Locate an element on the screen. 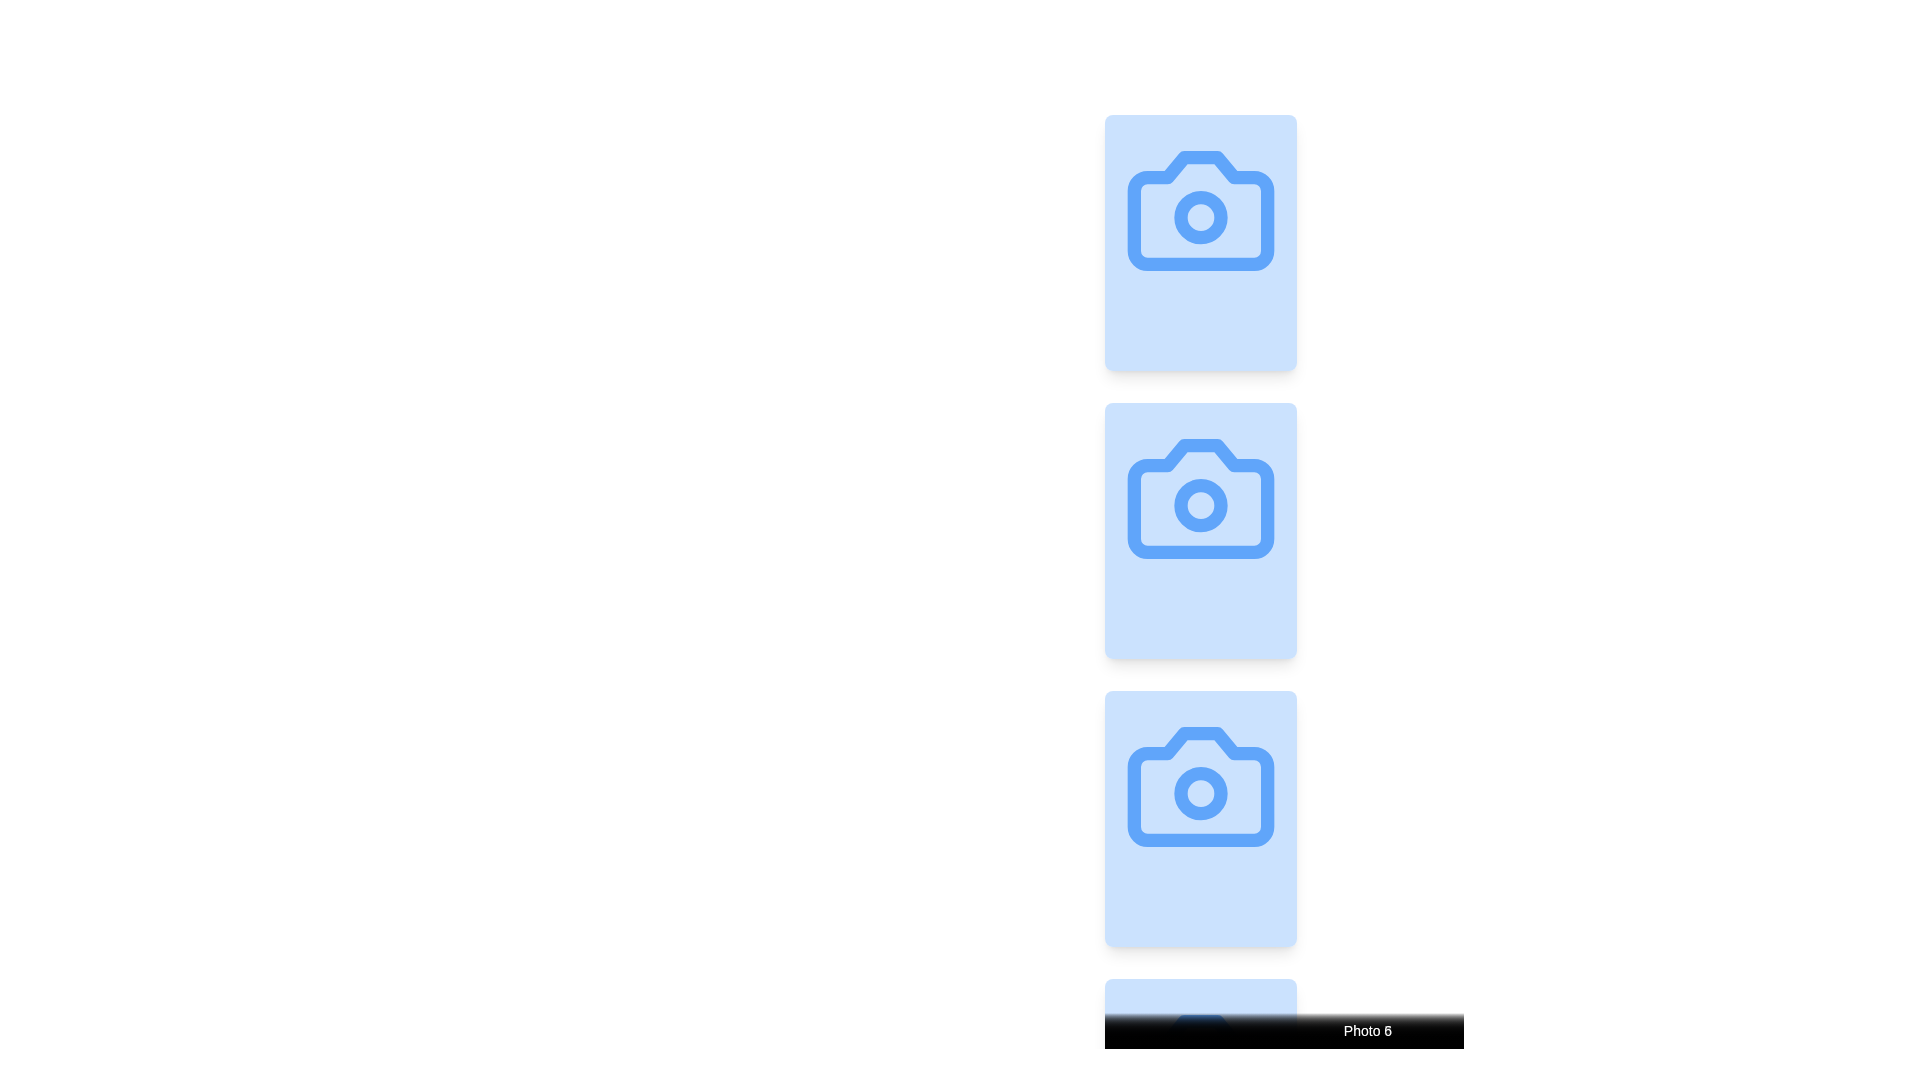  the SVG camera icon, which is a light blue icon with a circular lens and rounded rectangle frame, located prominently within the 'Photo 2' card is located at coordinates (1200, 497).